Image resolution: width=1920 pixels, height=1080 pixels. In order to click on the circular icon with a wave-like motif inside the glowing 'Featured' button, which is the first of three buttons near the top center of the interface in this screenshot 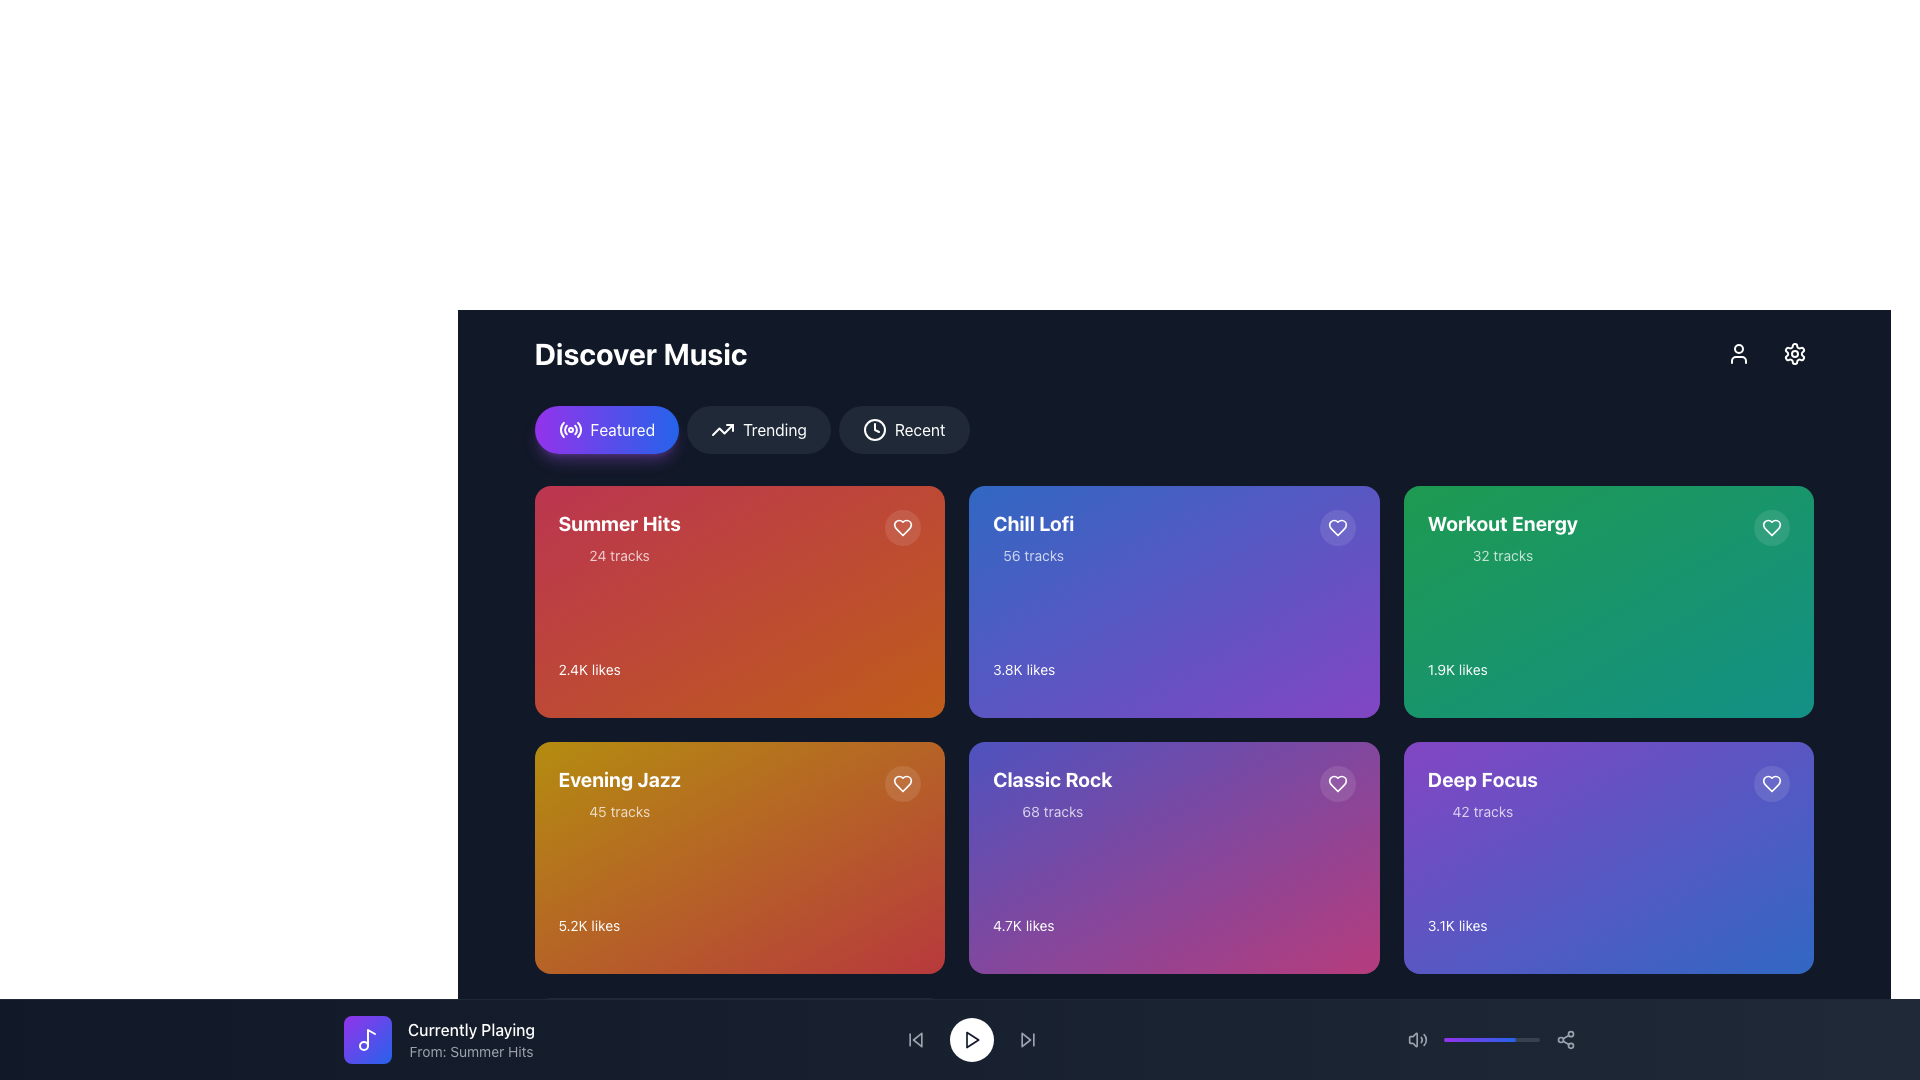, I will do `click(569, 428)`.